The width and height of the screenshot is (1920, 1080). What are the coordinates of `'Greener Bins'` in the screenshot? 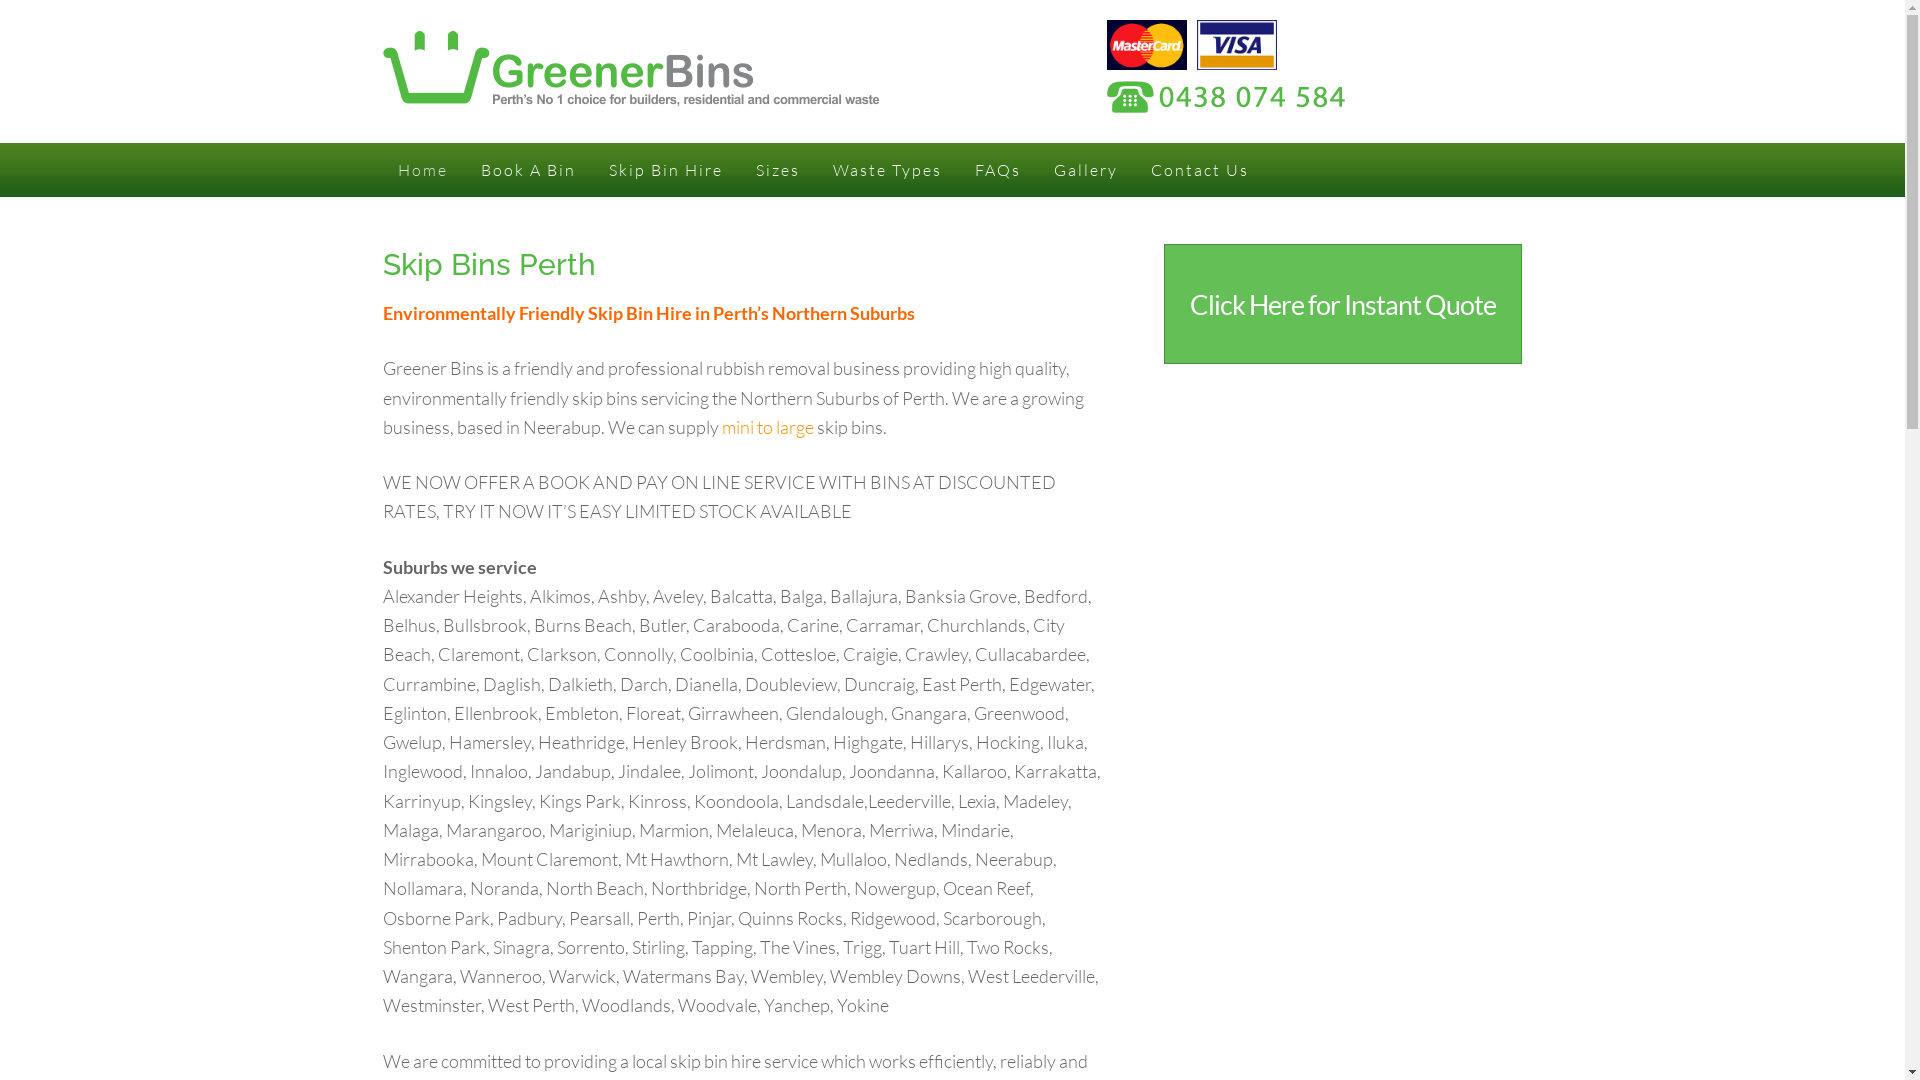 It's located at (629, 92).